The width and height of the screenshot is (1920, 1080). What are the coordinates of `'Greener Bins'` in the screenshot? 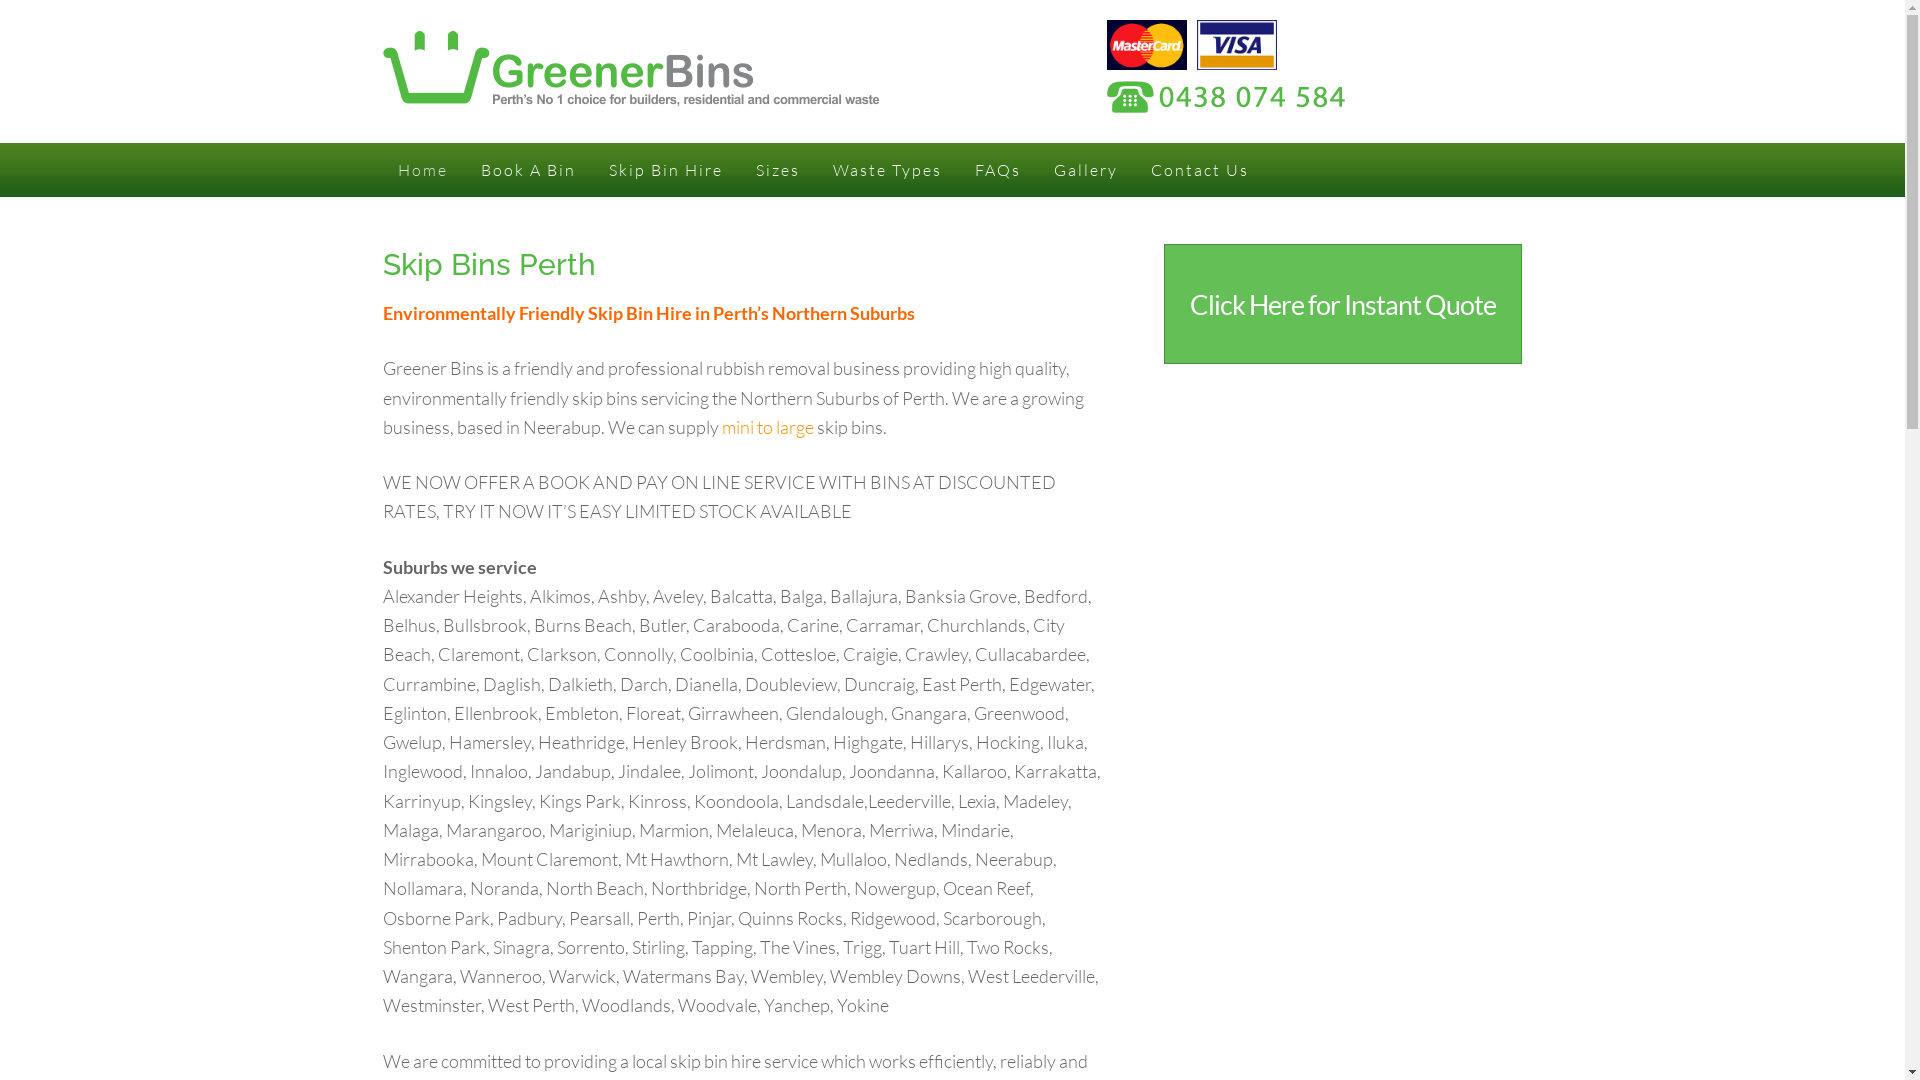 It's located at (629, 92).